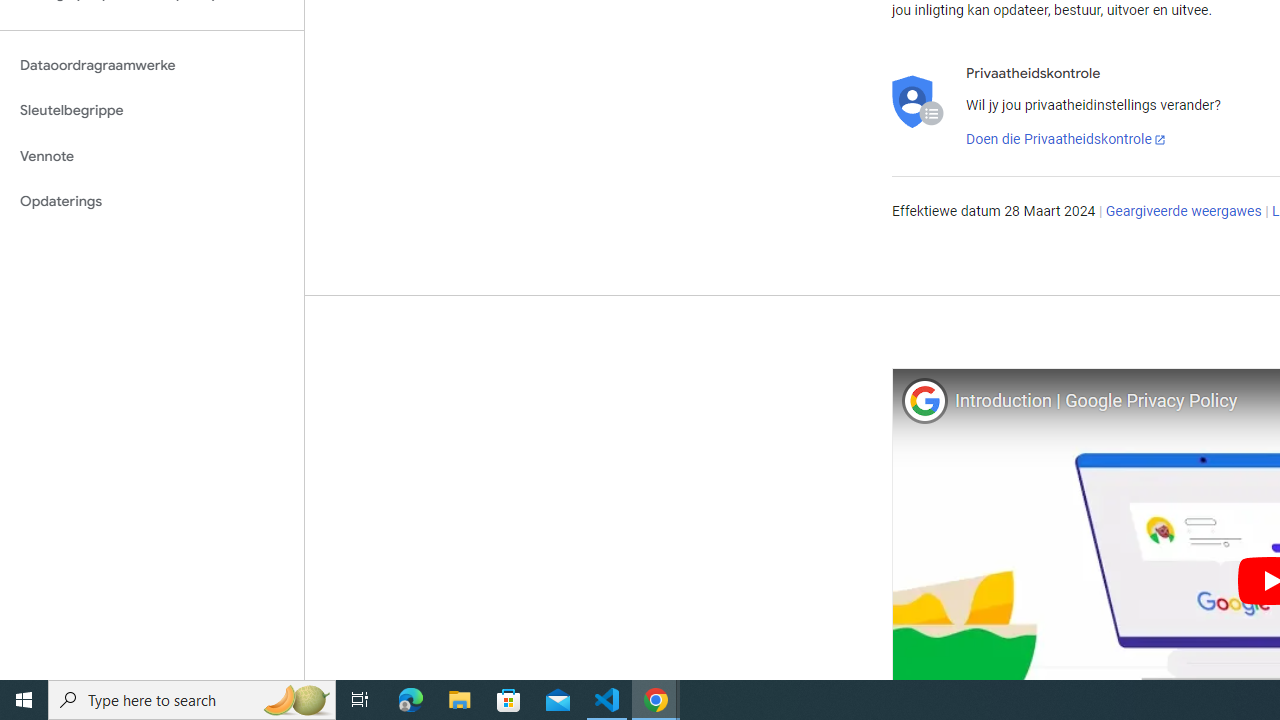 This screenshot has width=1280, height=720. Describe the element at coordinates (151, 110) in the screenshot. I see `'Sleutelbegrippe'` at that location.